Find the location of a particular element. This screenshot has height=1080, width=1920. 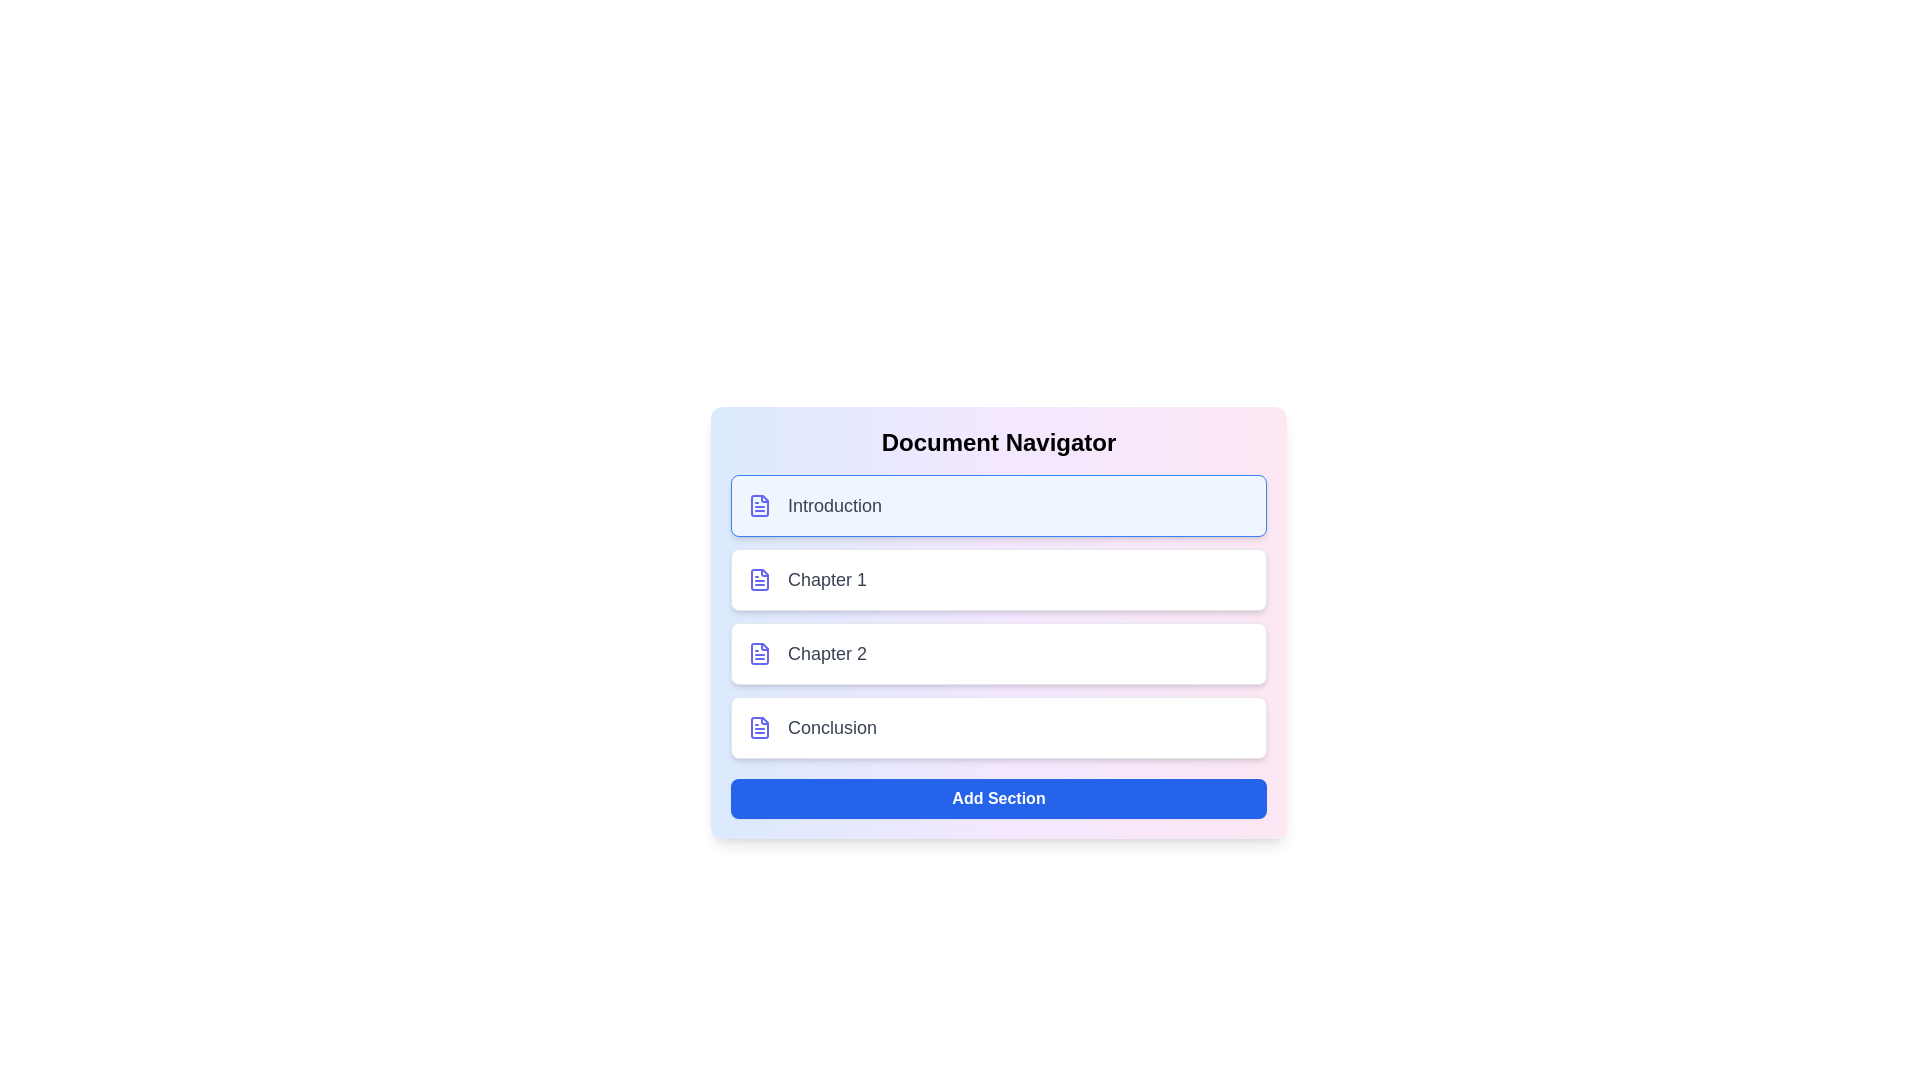

the section corresponding to Introduction by clicking on its list item is located at coordinates (998, 504).